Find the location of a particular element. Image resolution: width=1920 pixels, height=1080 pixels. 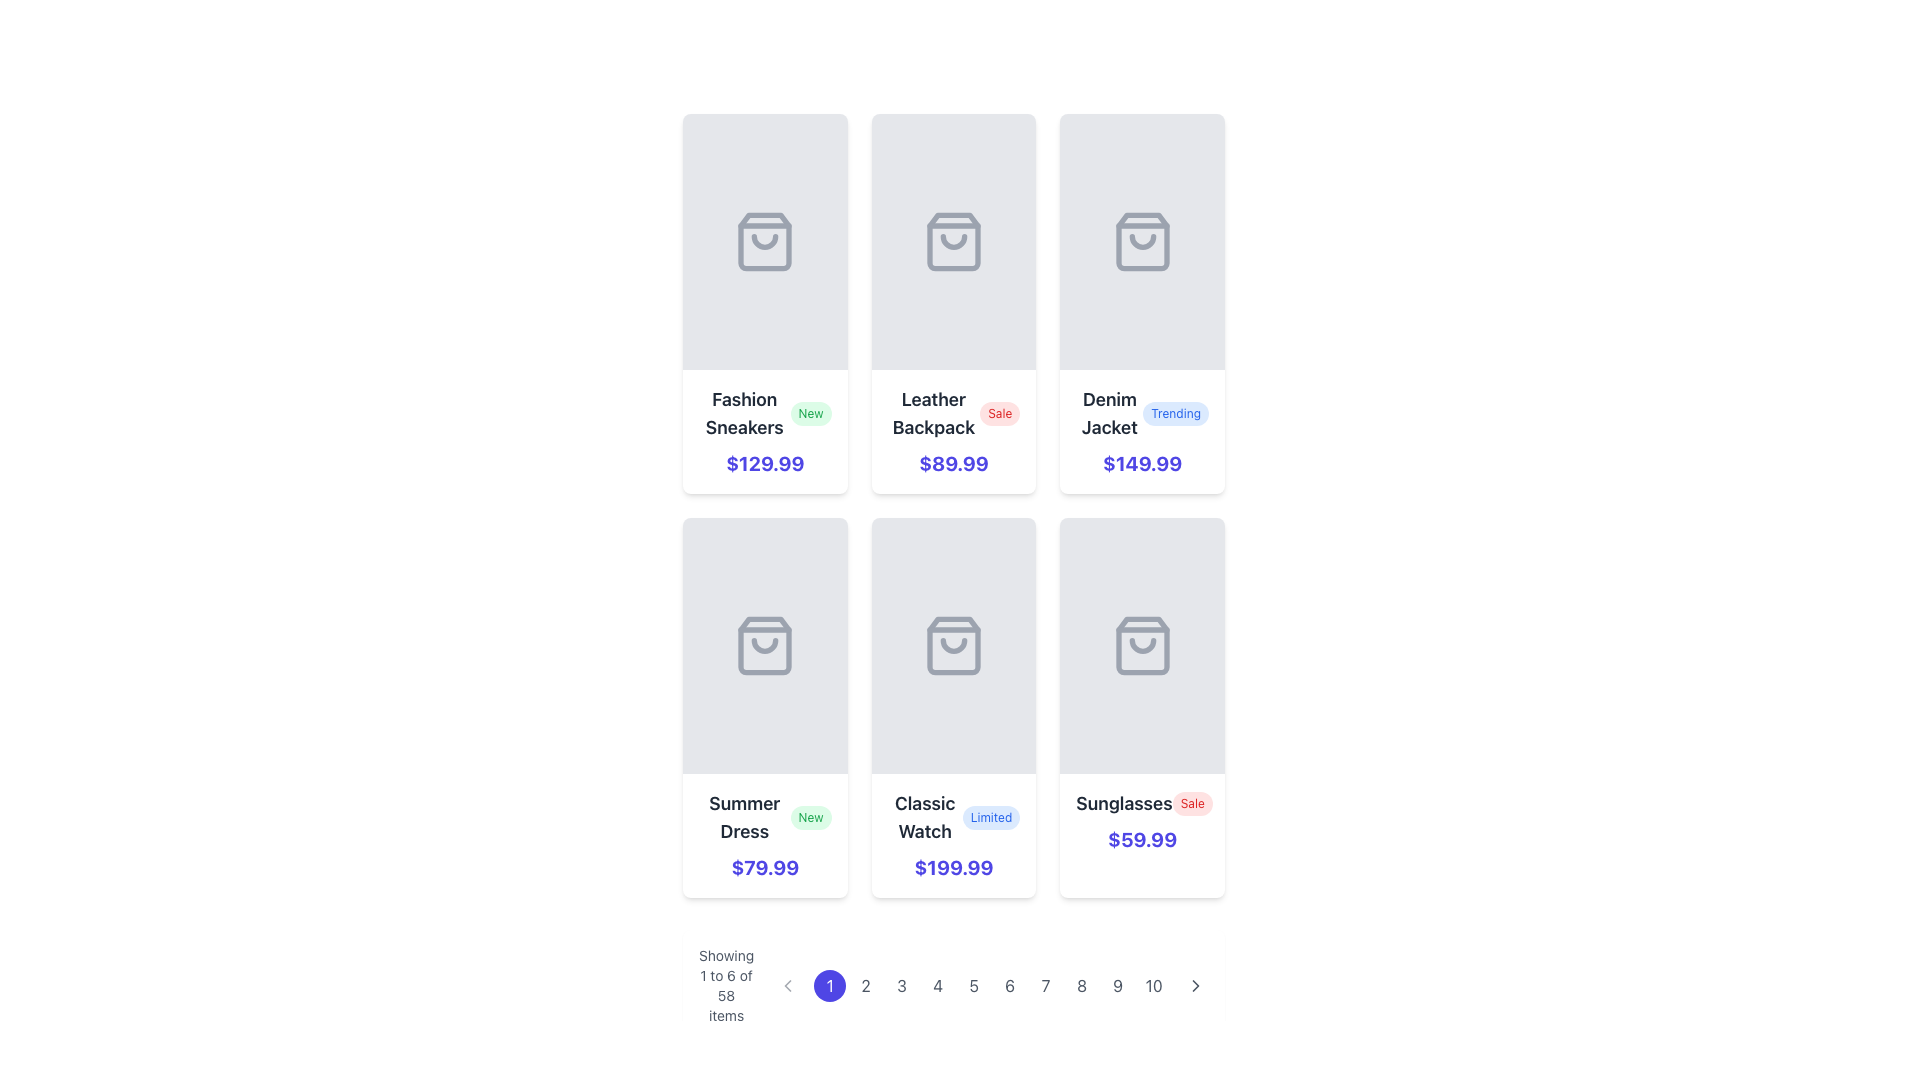

the 'New' badge or label, which is a small label with bold, green text on a light-green rounded background, located in the bottom section of the product card labeled 'Summer Dress' is located at coordinates (811, 817).